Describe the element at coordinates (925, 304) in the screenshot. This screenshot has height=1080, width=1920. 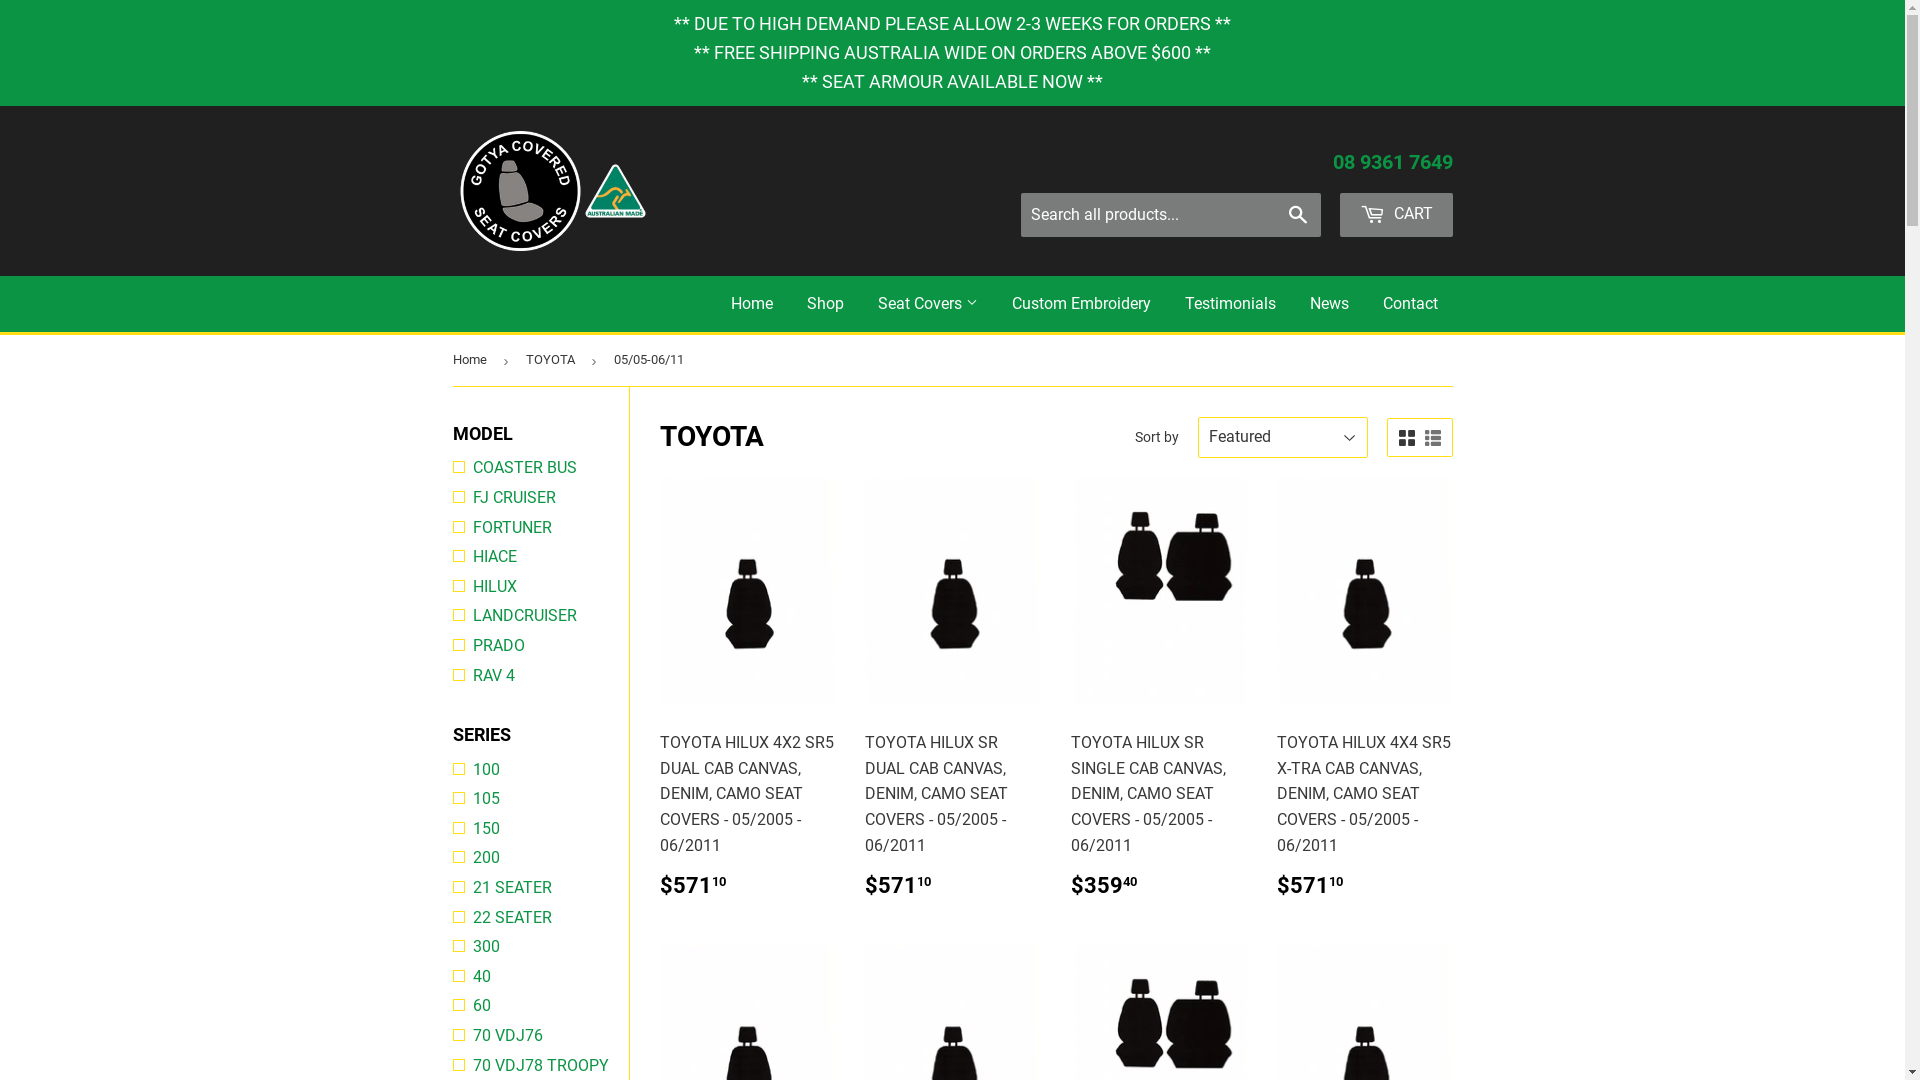
I see `'Seat Covers'` at that location.